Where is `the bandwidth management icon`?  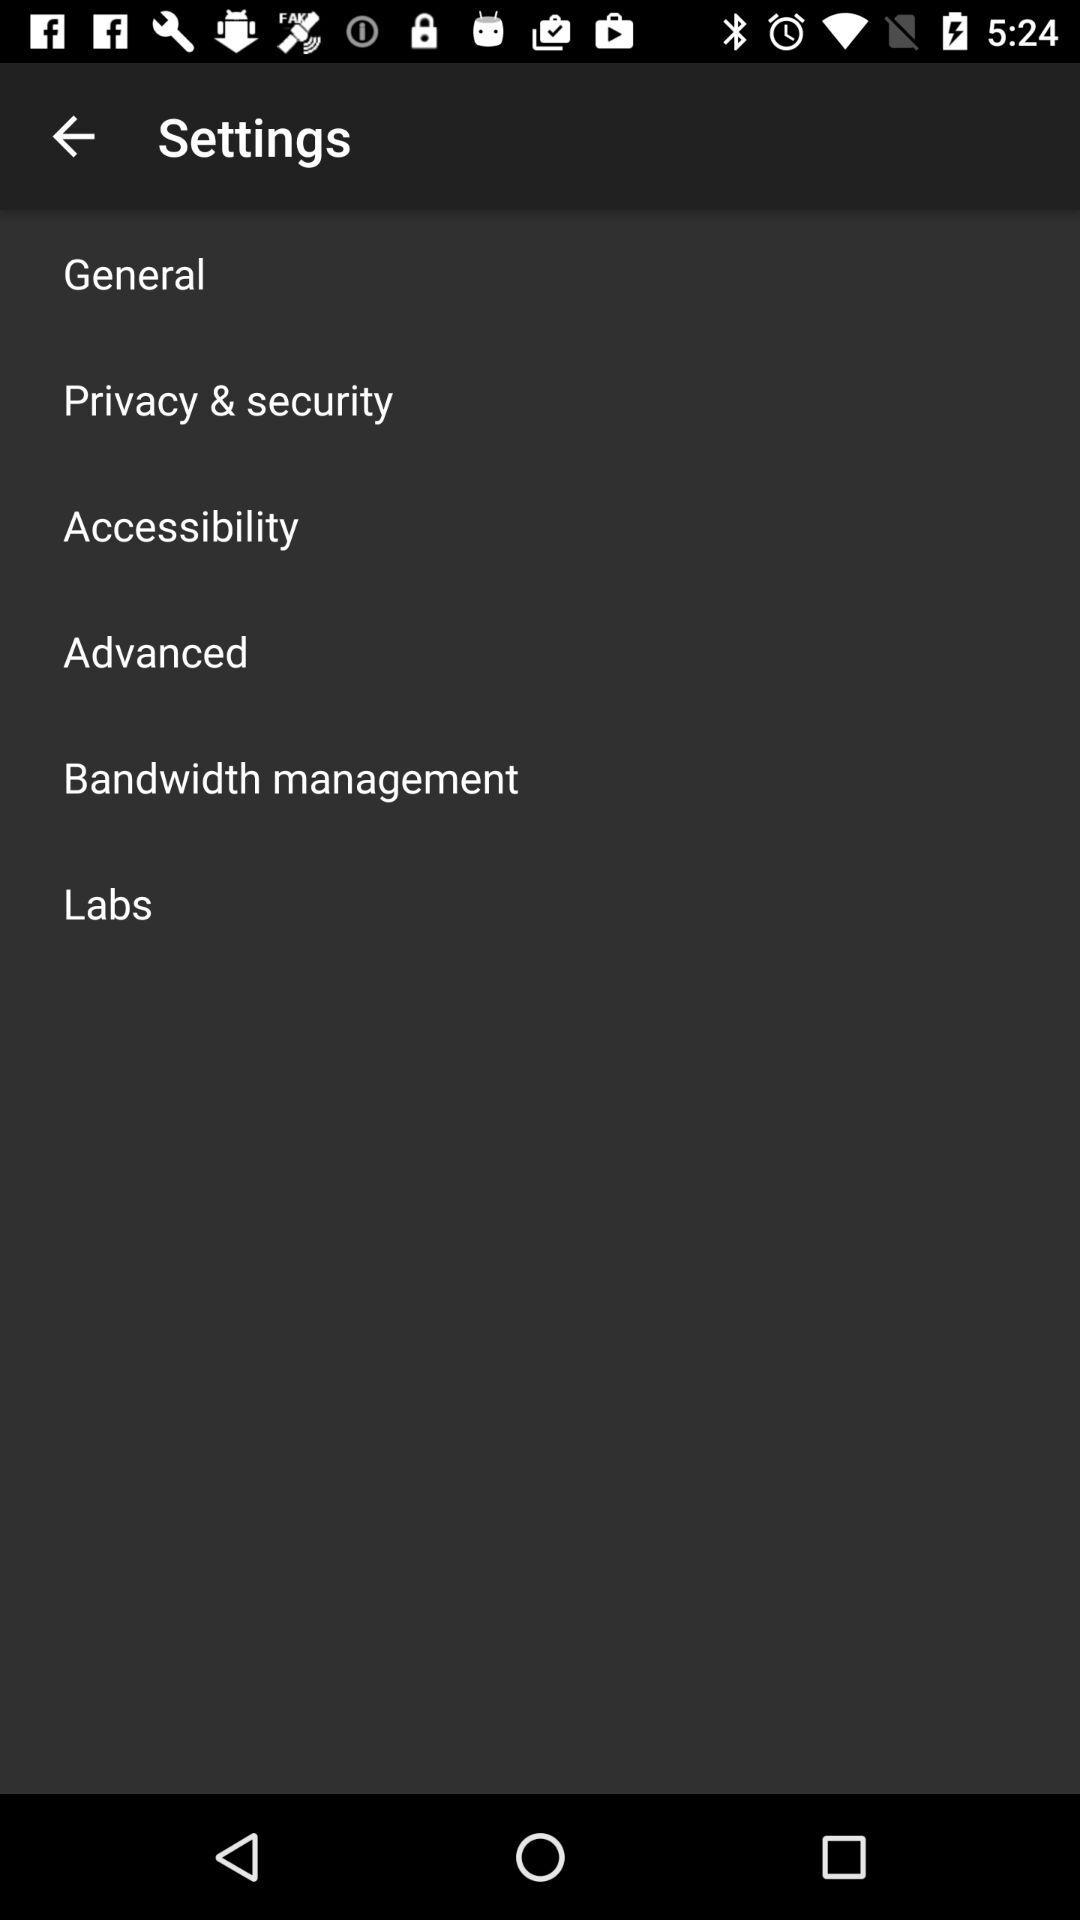
the bandwidth management icon is located at coordinates (290, 776).